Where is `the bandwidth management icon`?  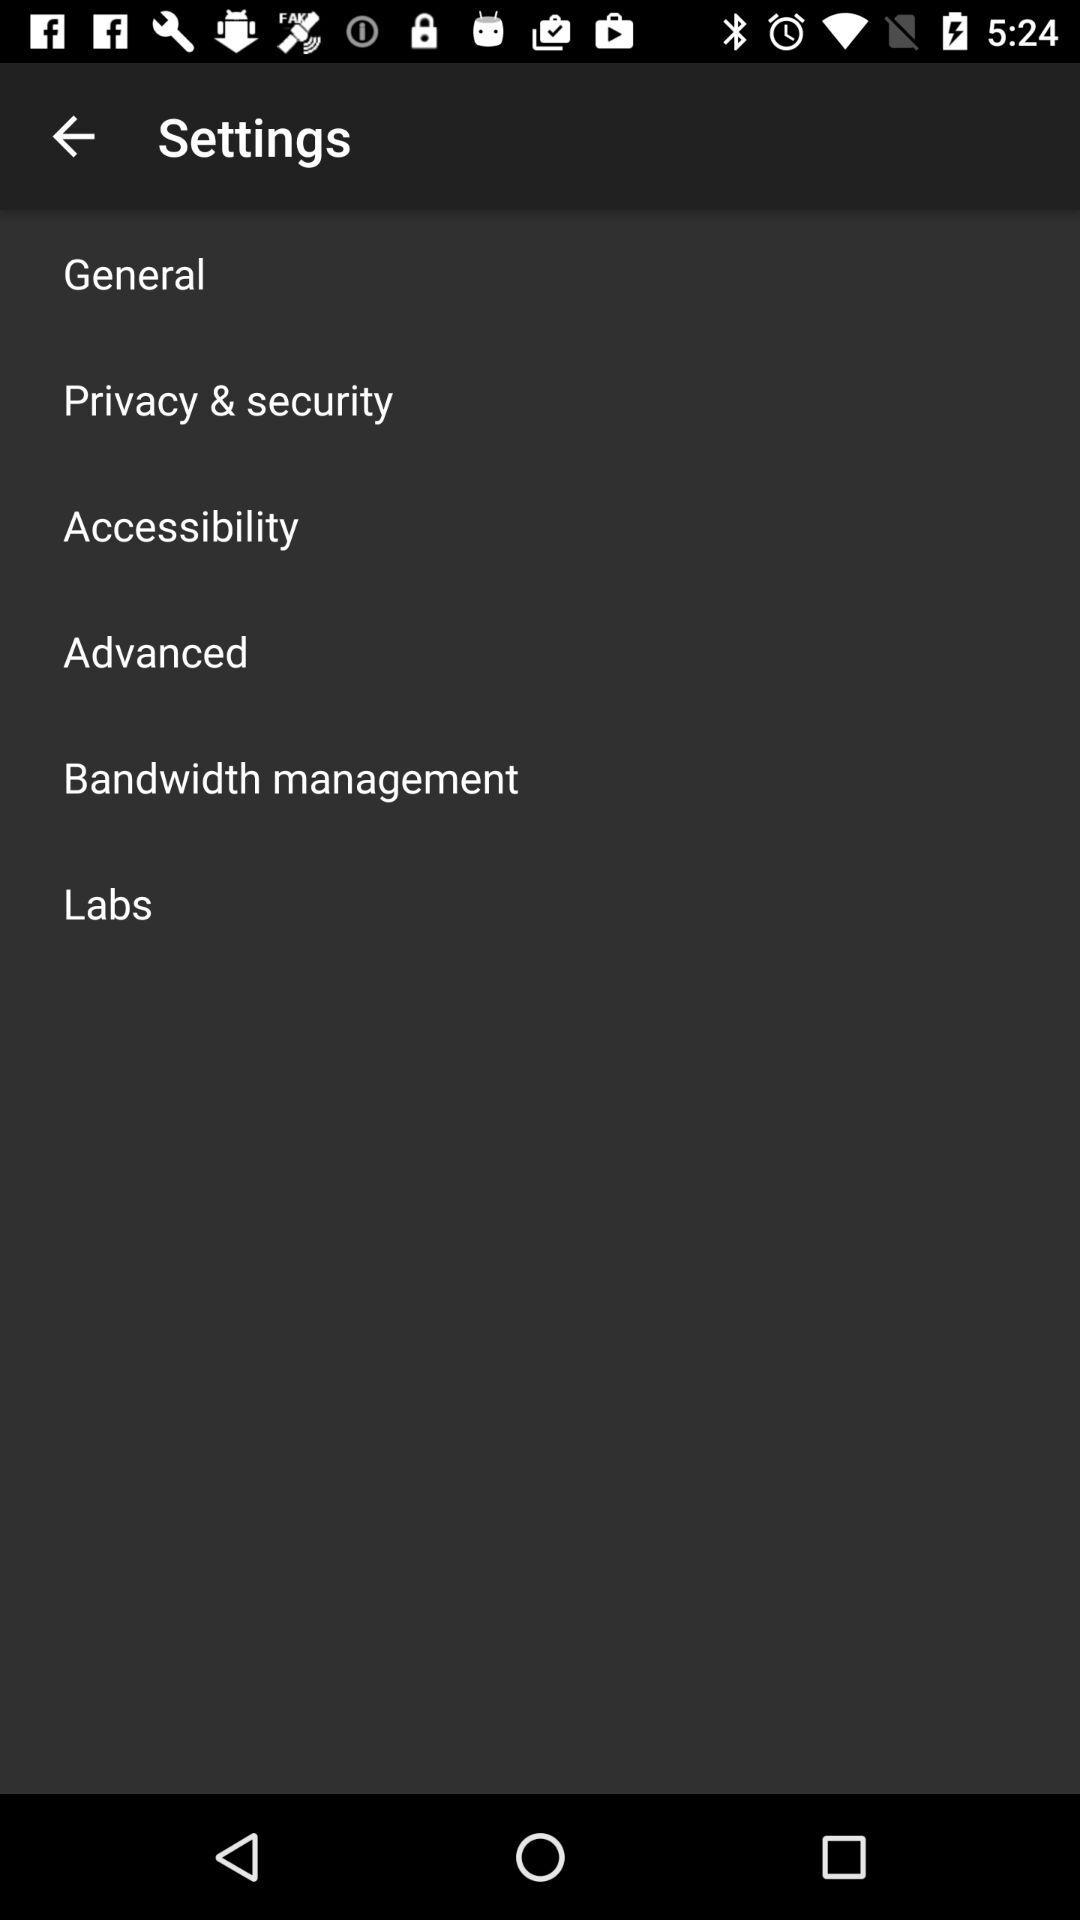
the bandwidth management icon is located at coordinates (290, 776).